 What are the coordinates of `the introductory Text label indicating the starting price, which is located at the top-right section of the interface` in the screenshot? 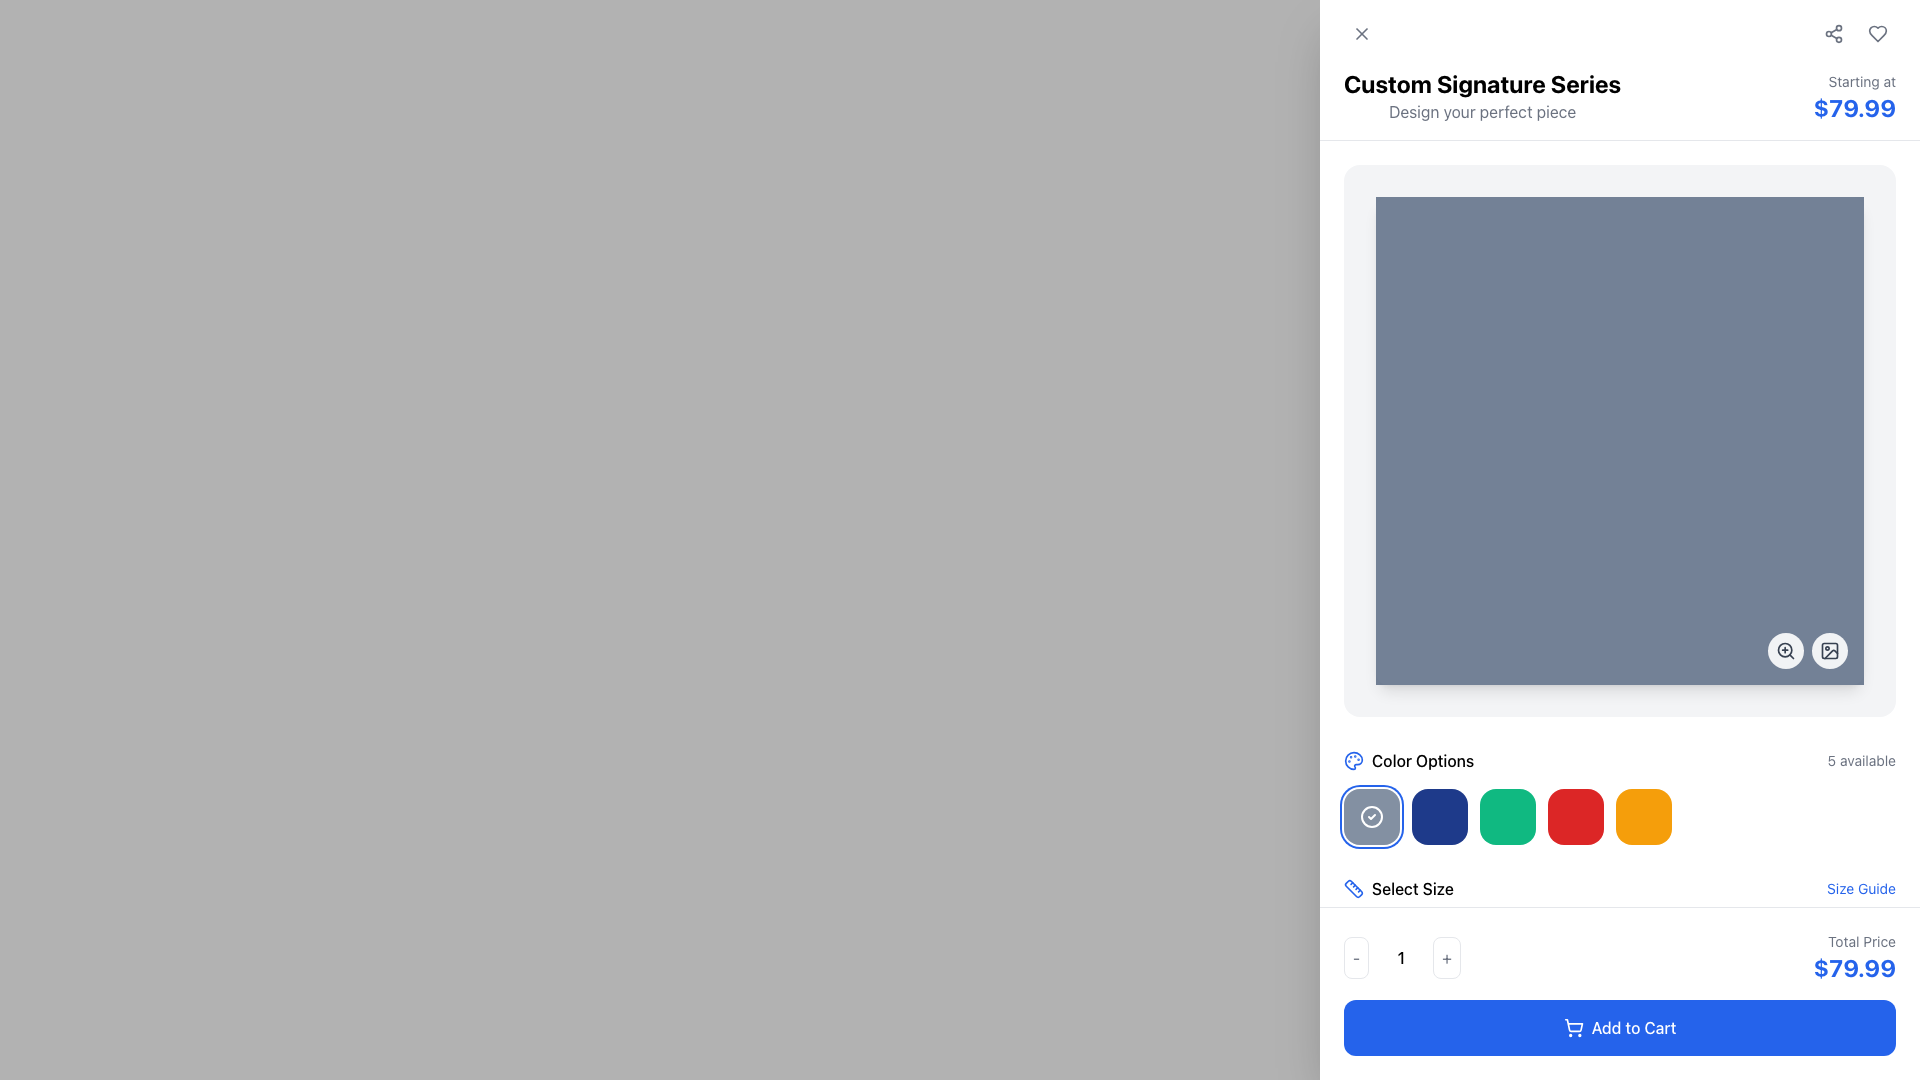 It's located at (1853, 80).